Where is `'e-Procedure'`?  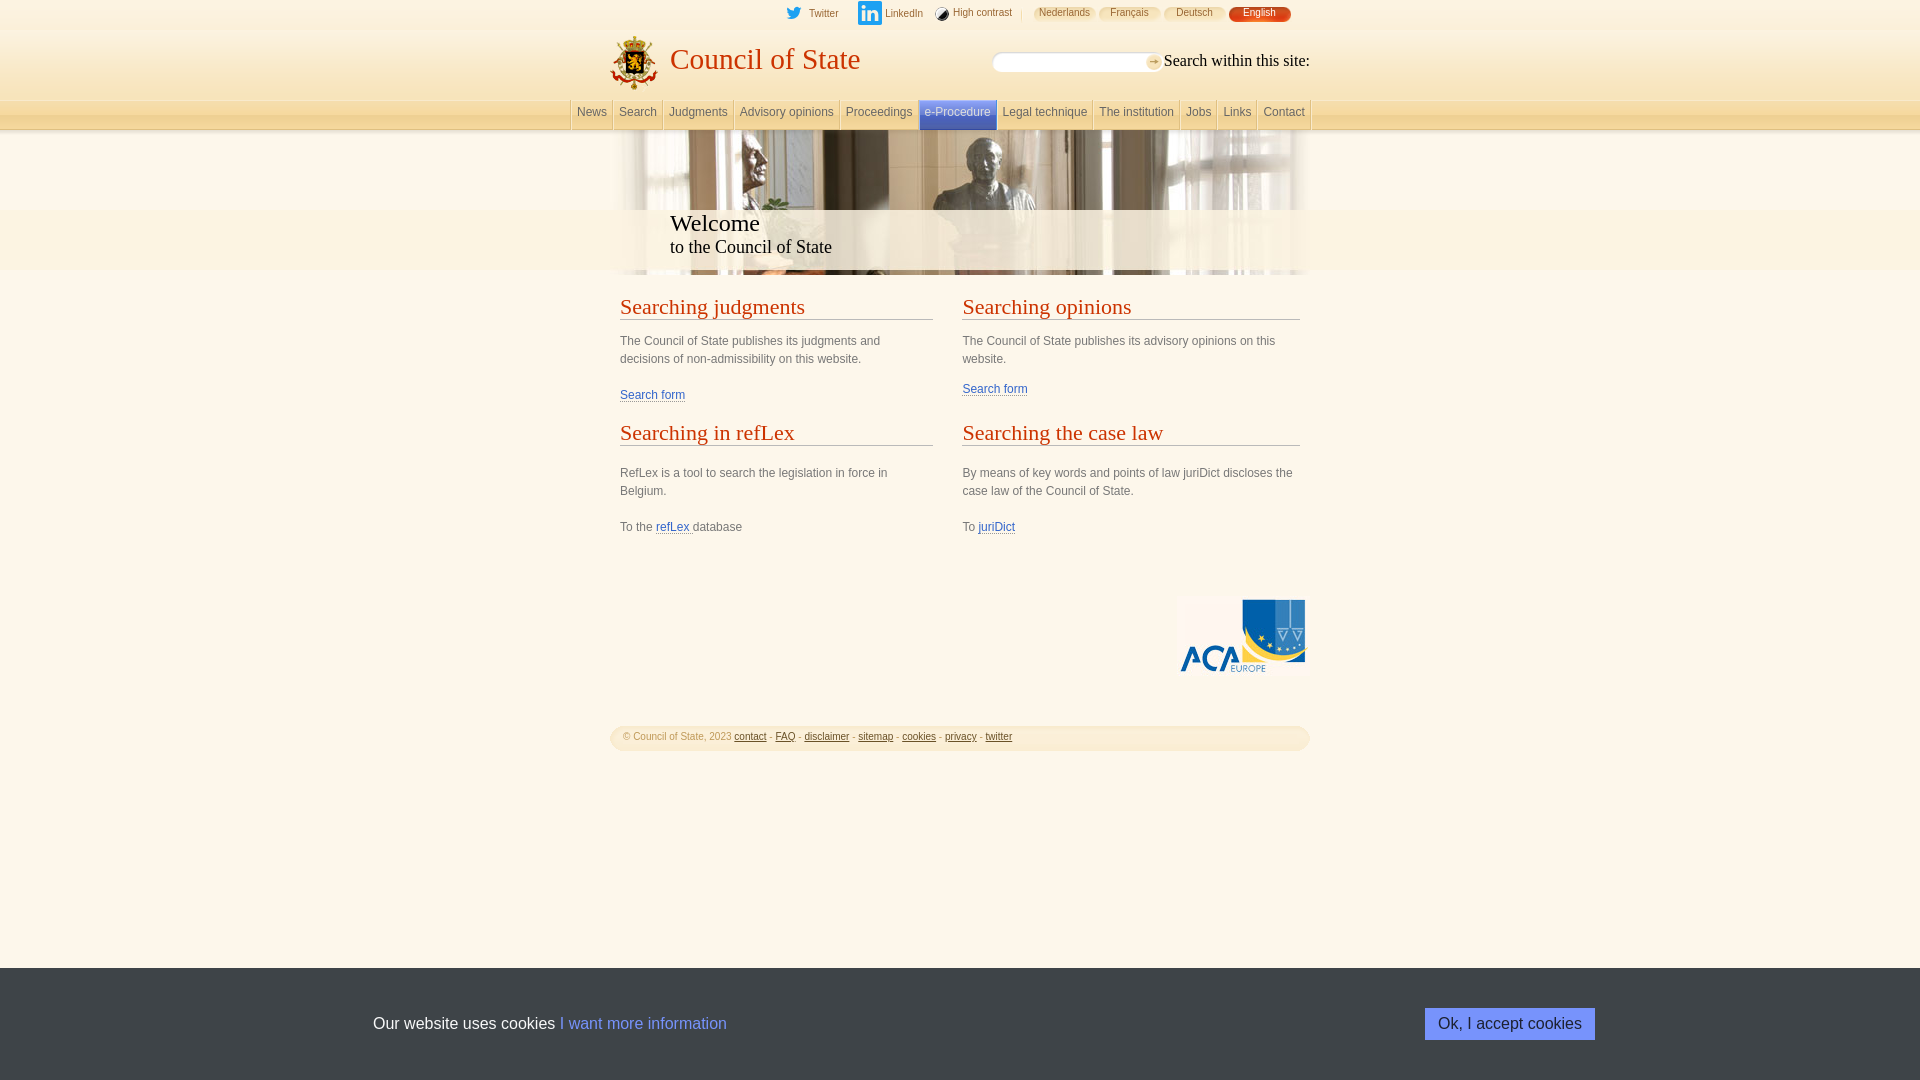
'e-Procedure' is located at coordinates (924, 117).